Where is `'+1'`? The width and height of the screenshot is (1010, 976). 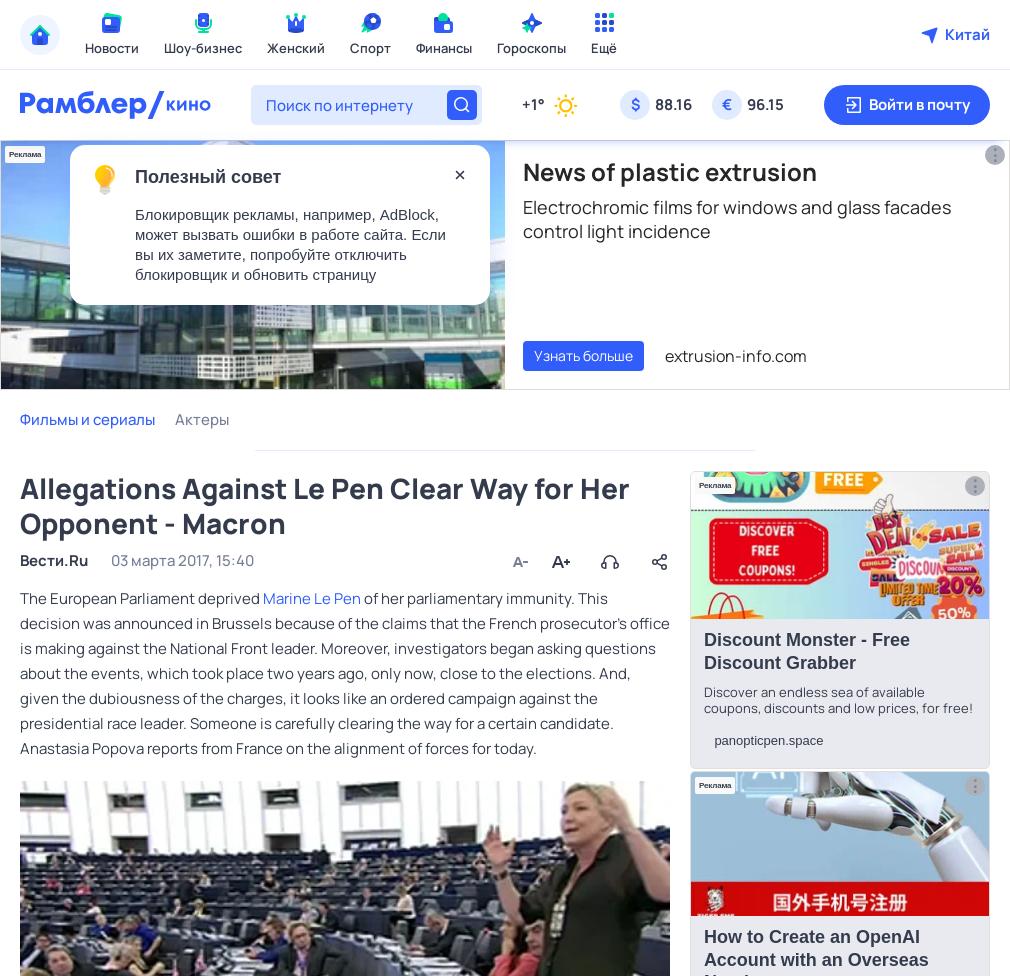 '+1' is located at coordinates (529, 104).